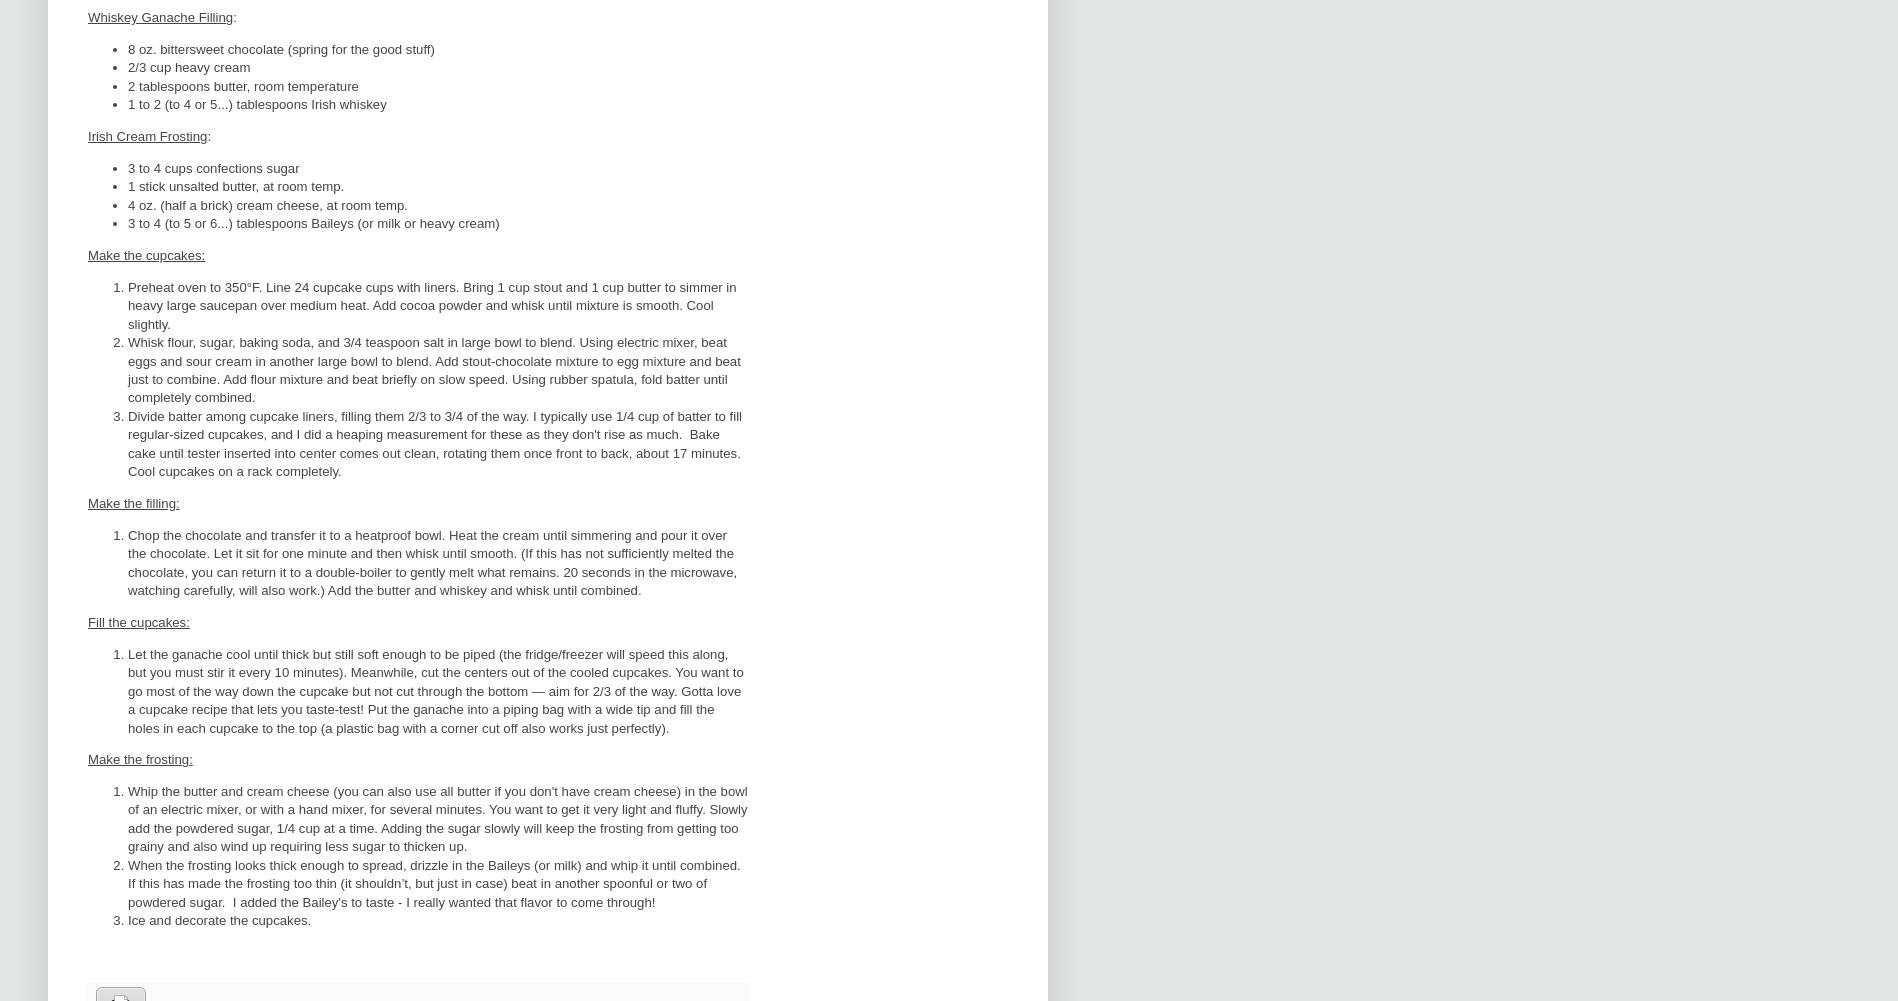 This screenshot has height=1001, width=1898. Describe the element at coordinates (255, 103) in the screenshot. I see `'1 to 2 (to 4 or 5...) tablespoons Irish whiskey'` at that location.